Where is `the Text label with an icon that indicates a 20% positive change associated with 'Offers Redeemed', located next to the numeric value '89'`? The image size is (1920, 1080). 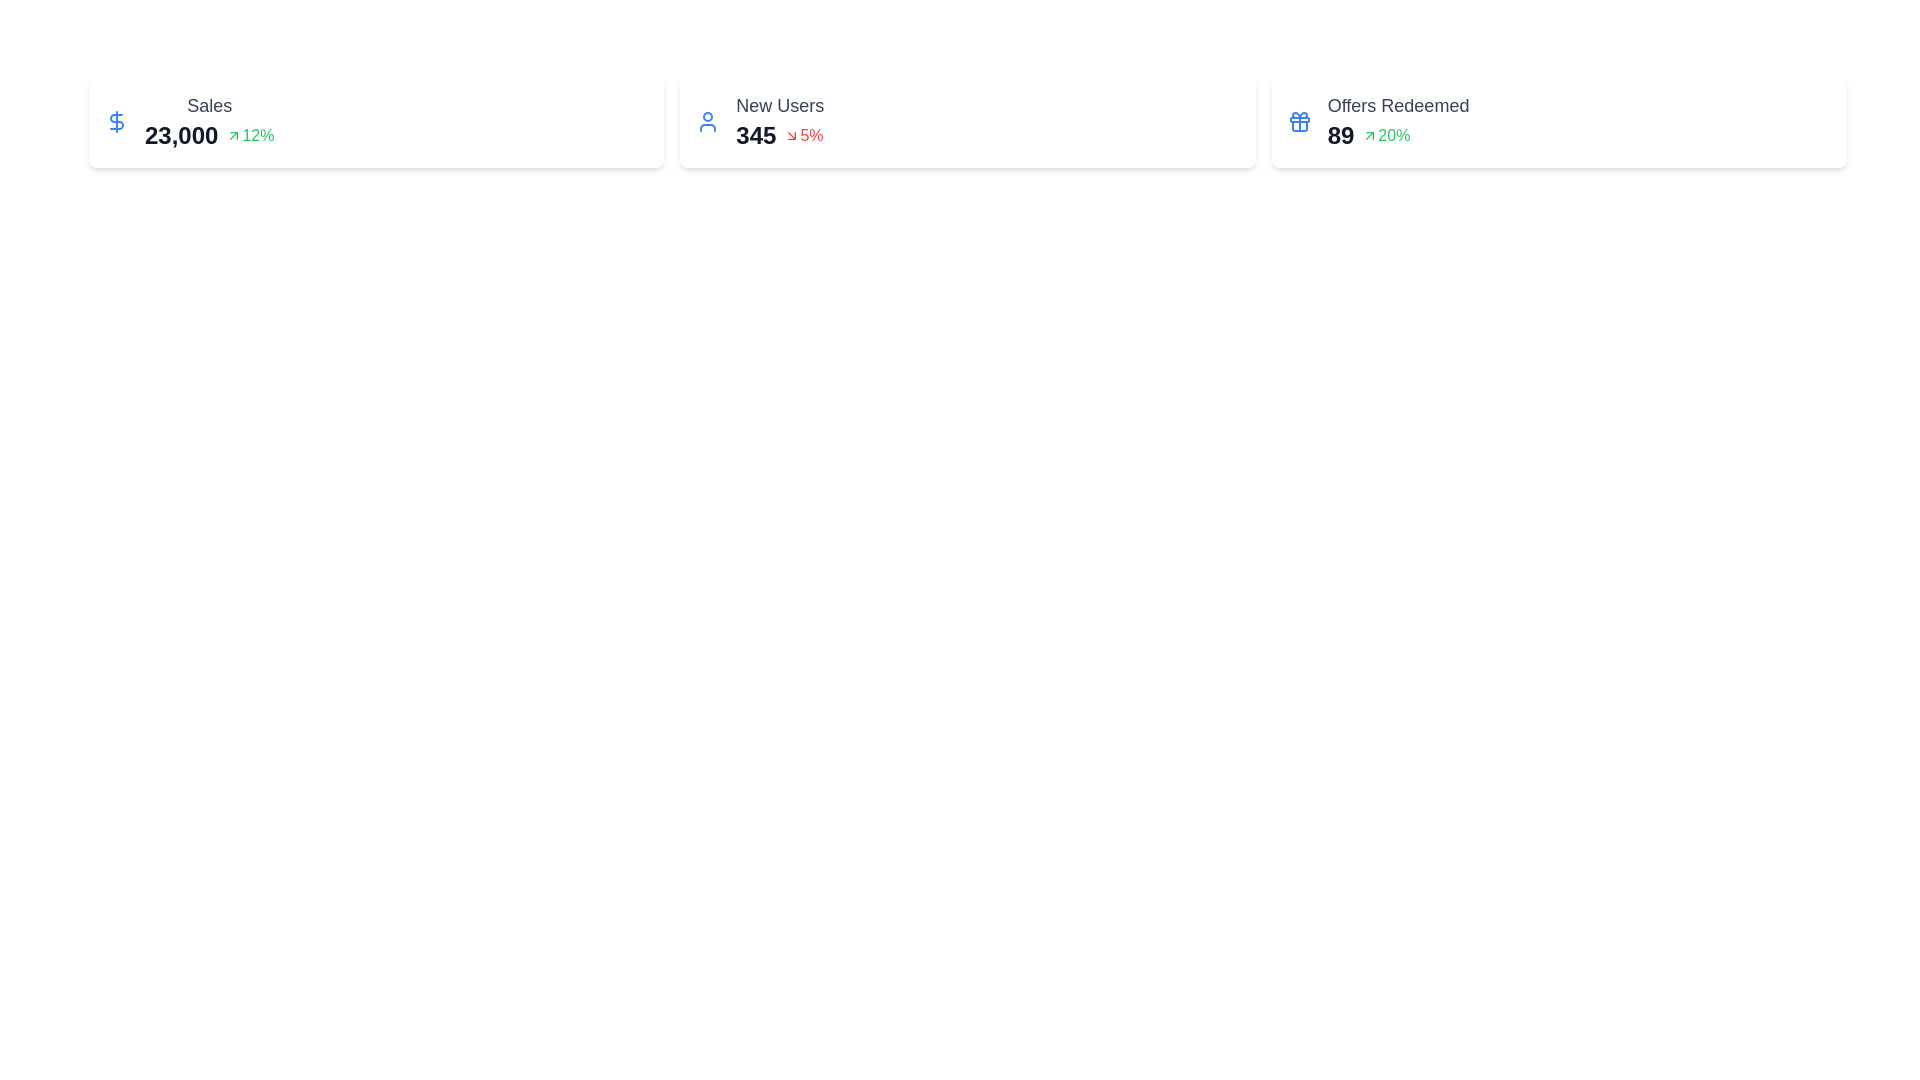
the Text label with an icon that indicates a 20% positive change associated with 'Offers Redeemed', located next to the numeric value '89' is located at coordinates (1385, 135).